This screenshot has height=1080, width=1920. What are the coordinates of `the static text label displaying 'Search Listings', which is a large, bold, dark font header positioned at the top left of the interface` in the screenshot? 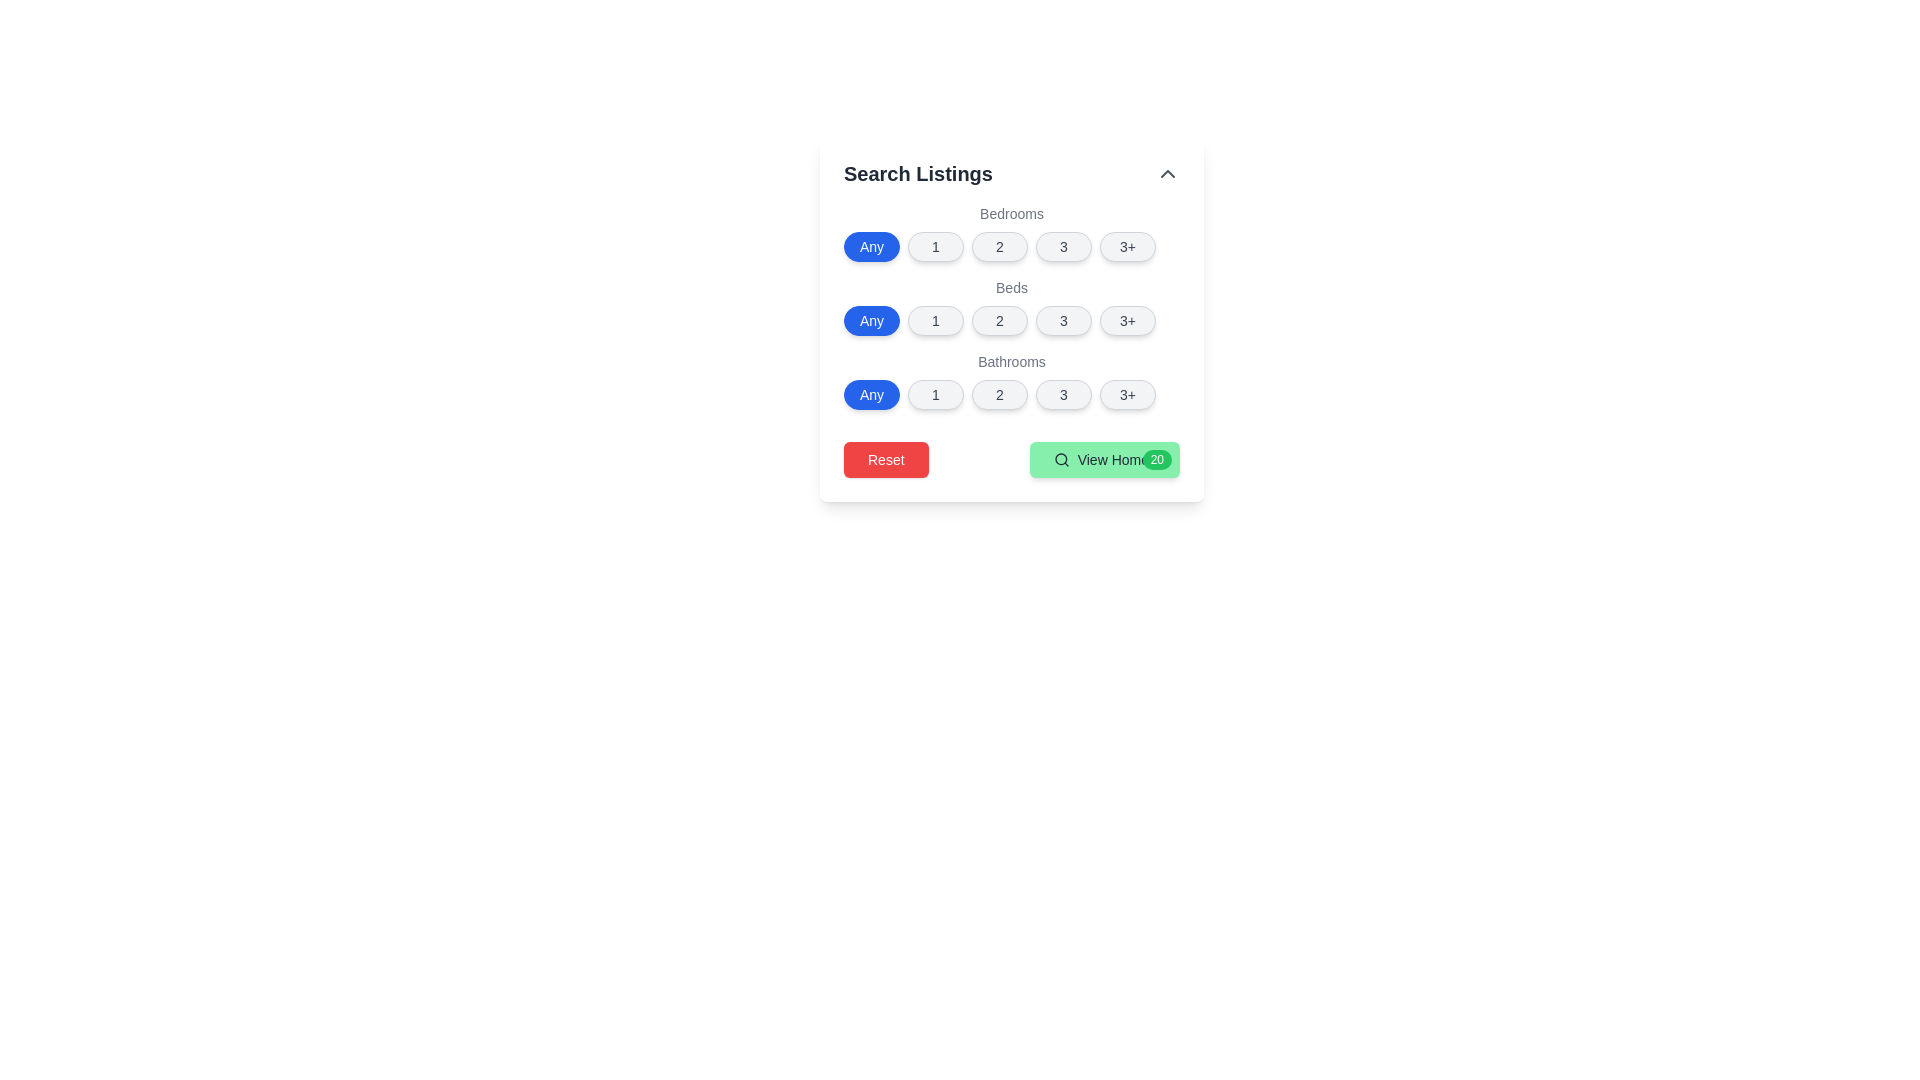 It's located at (917, 172).